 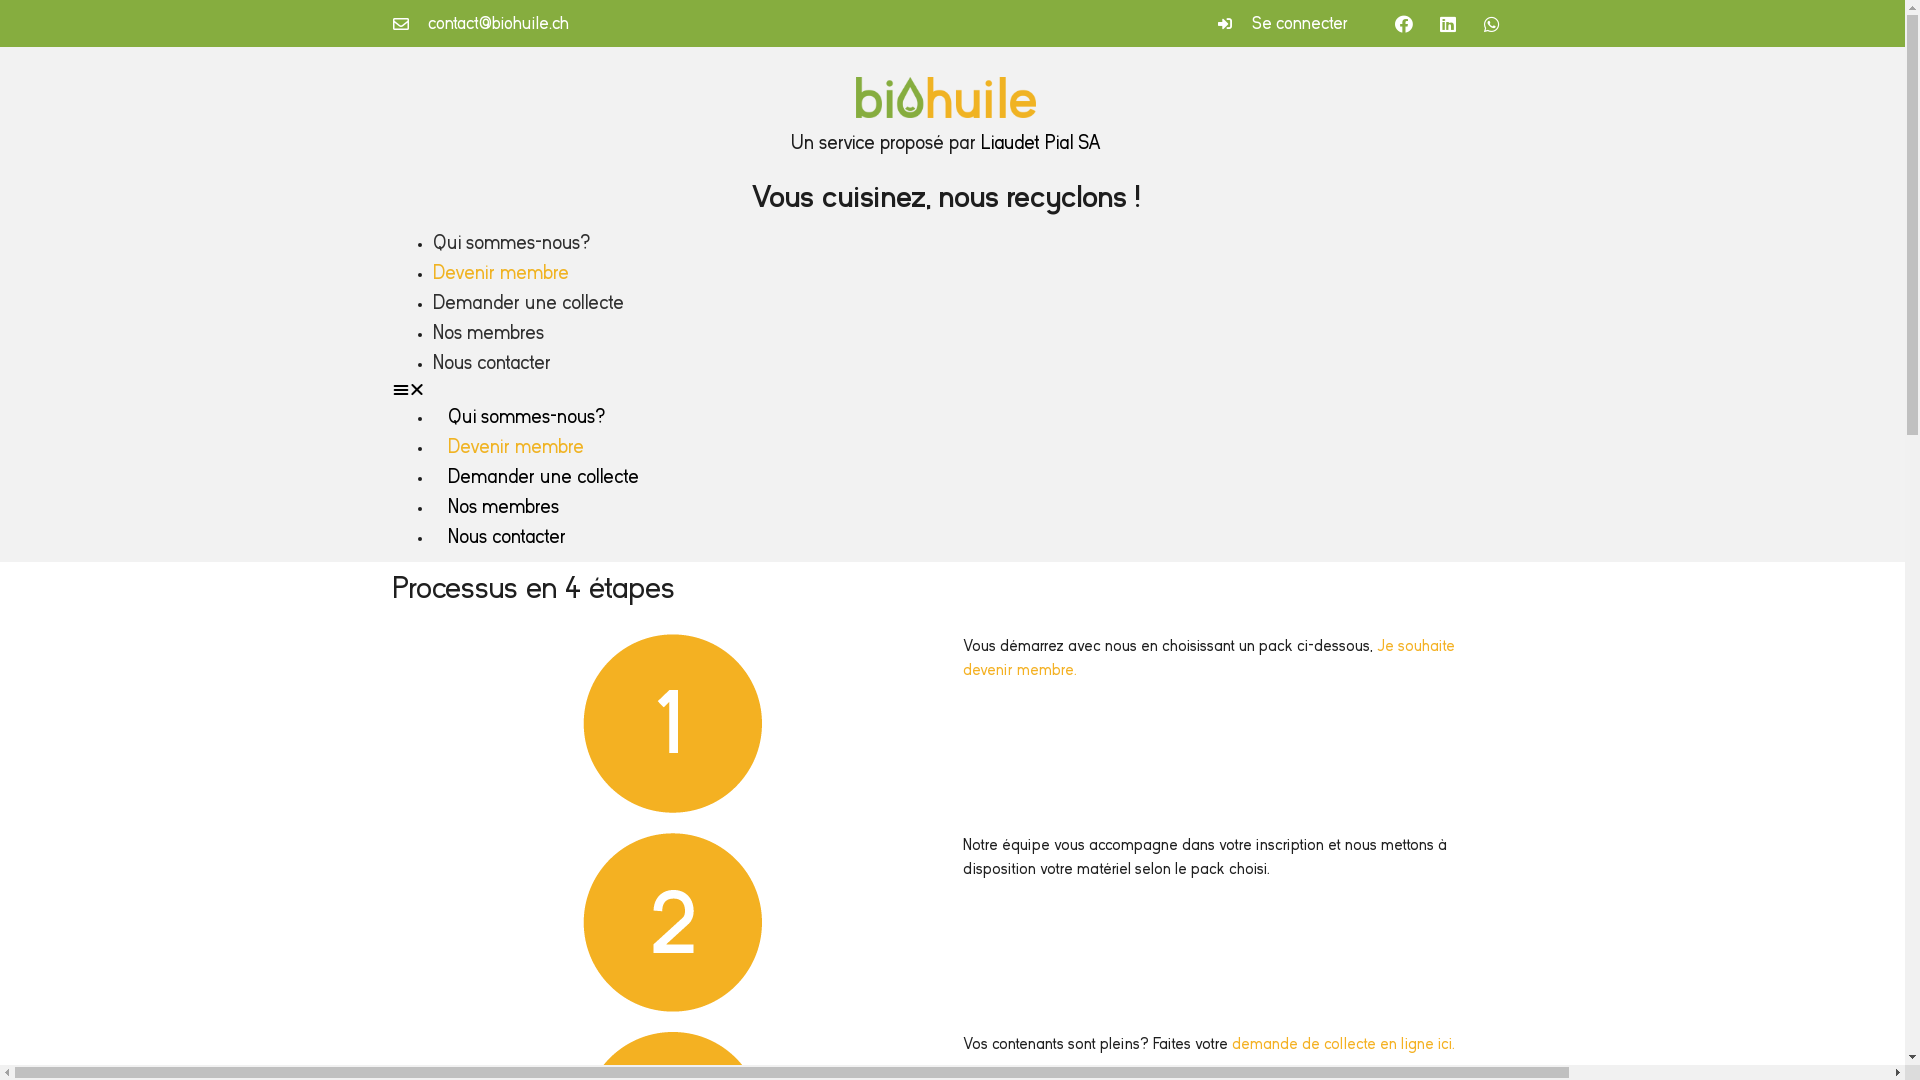 What do you see at coordinates (490, 362) in the screenshot?
I see `'Nous contacter'` at bounding box center [490, 362].